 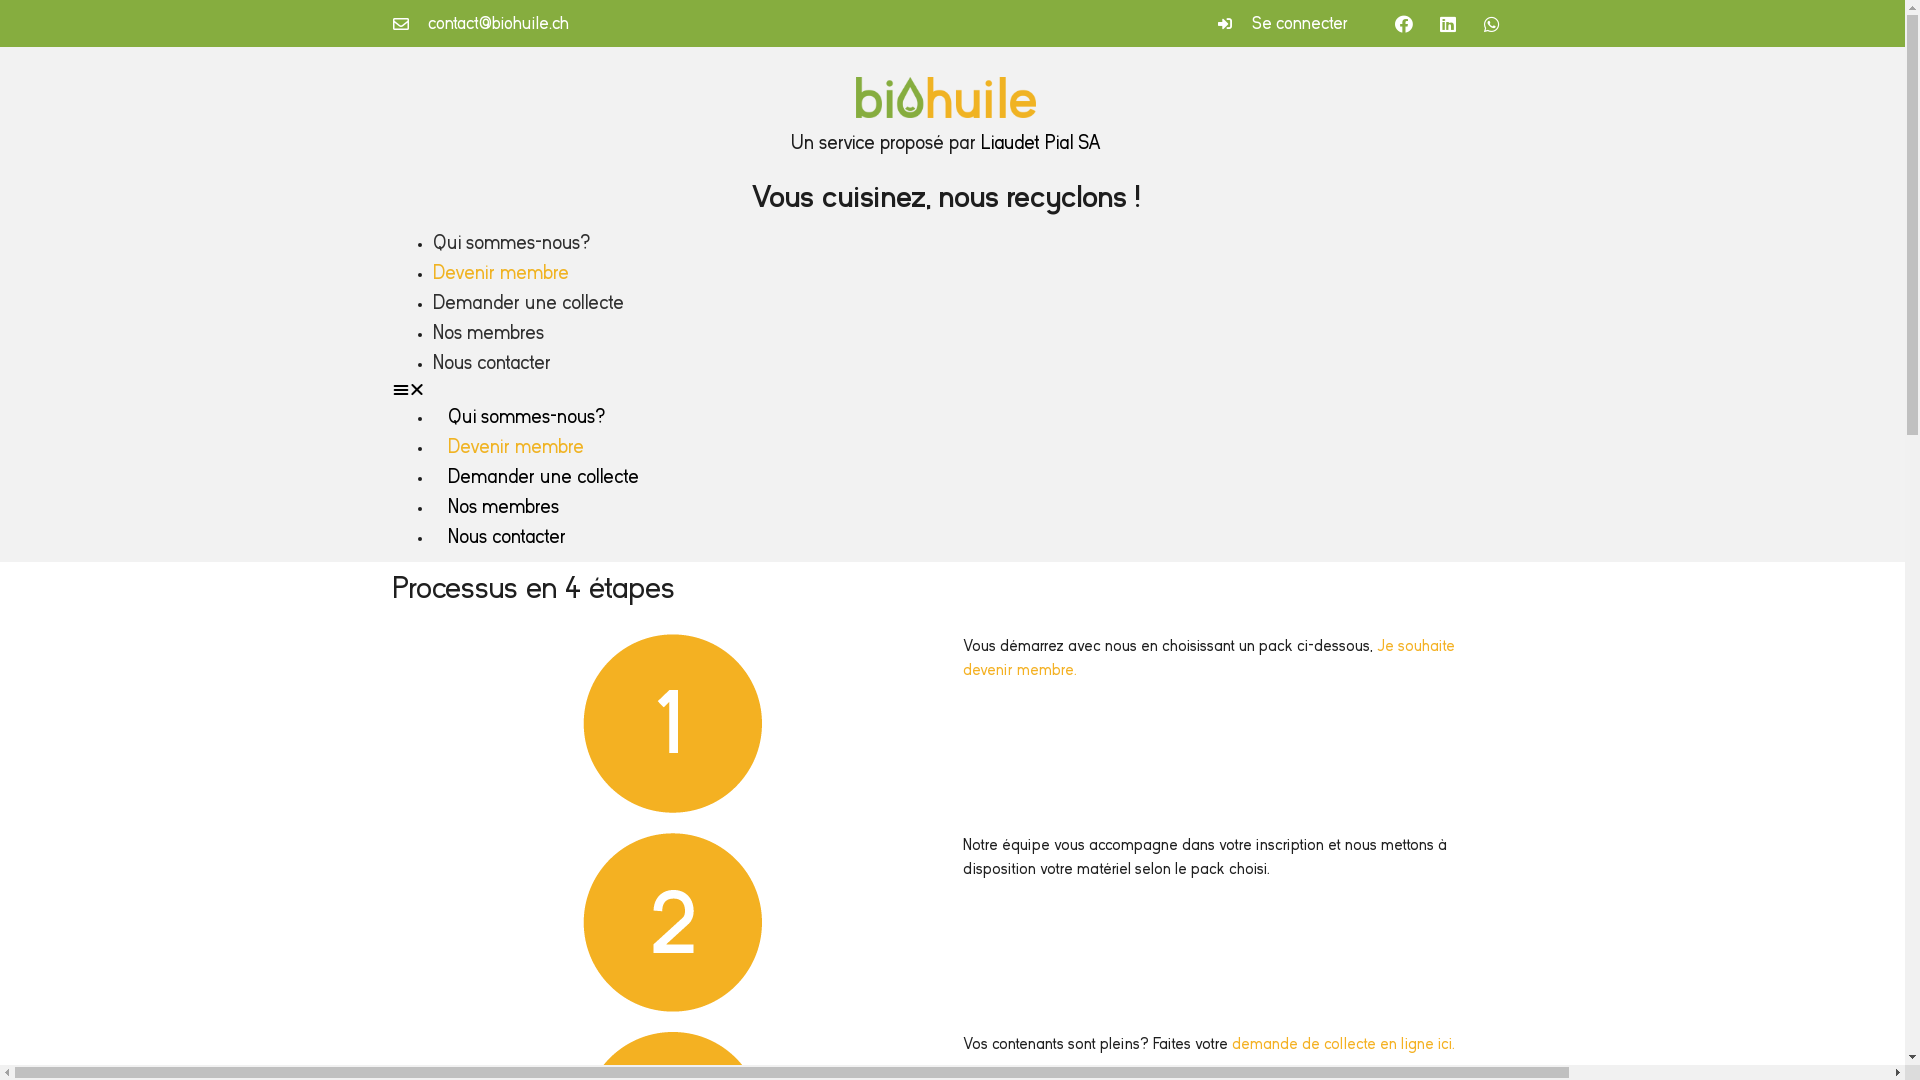 What do you see at coordinates (490, 362) in the screenshot?
I see `'Nous contacter'` at bounding box center [490, 362].